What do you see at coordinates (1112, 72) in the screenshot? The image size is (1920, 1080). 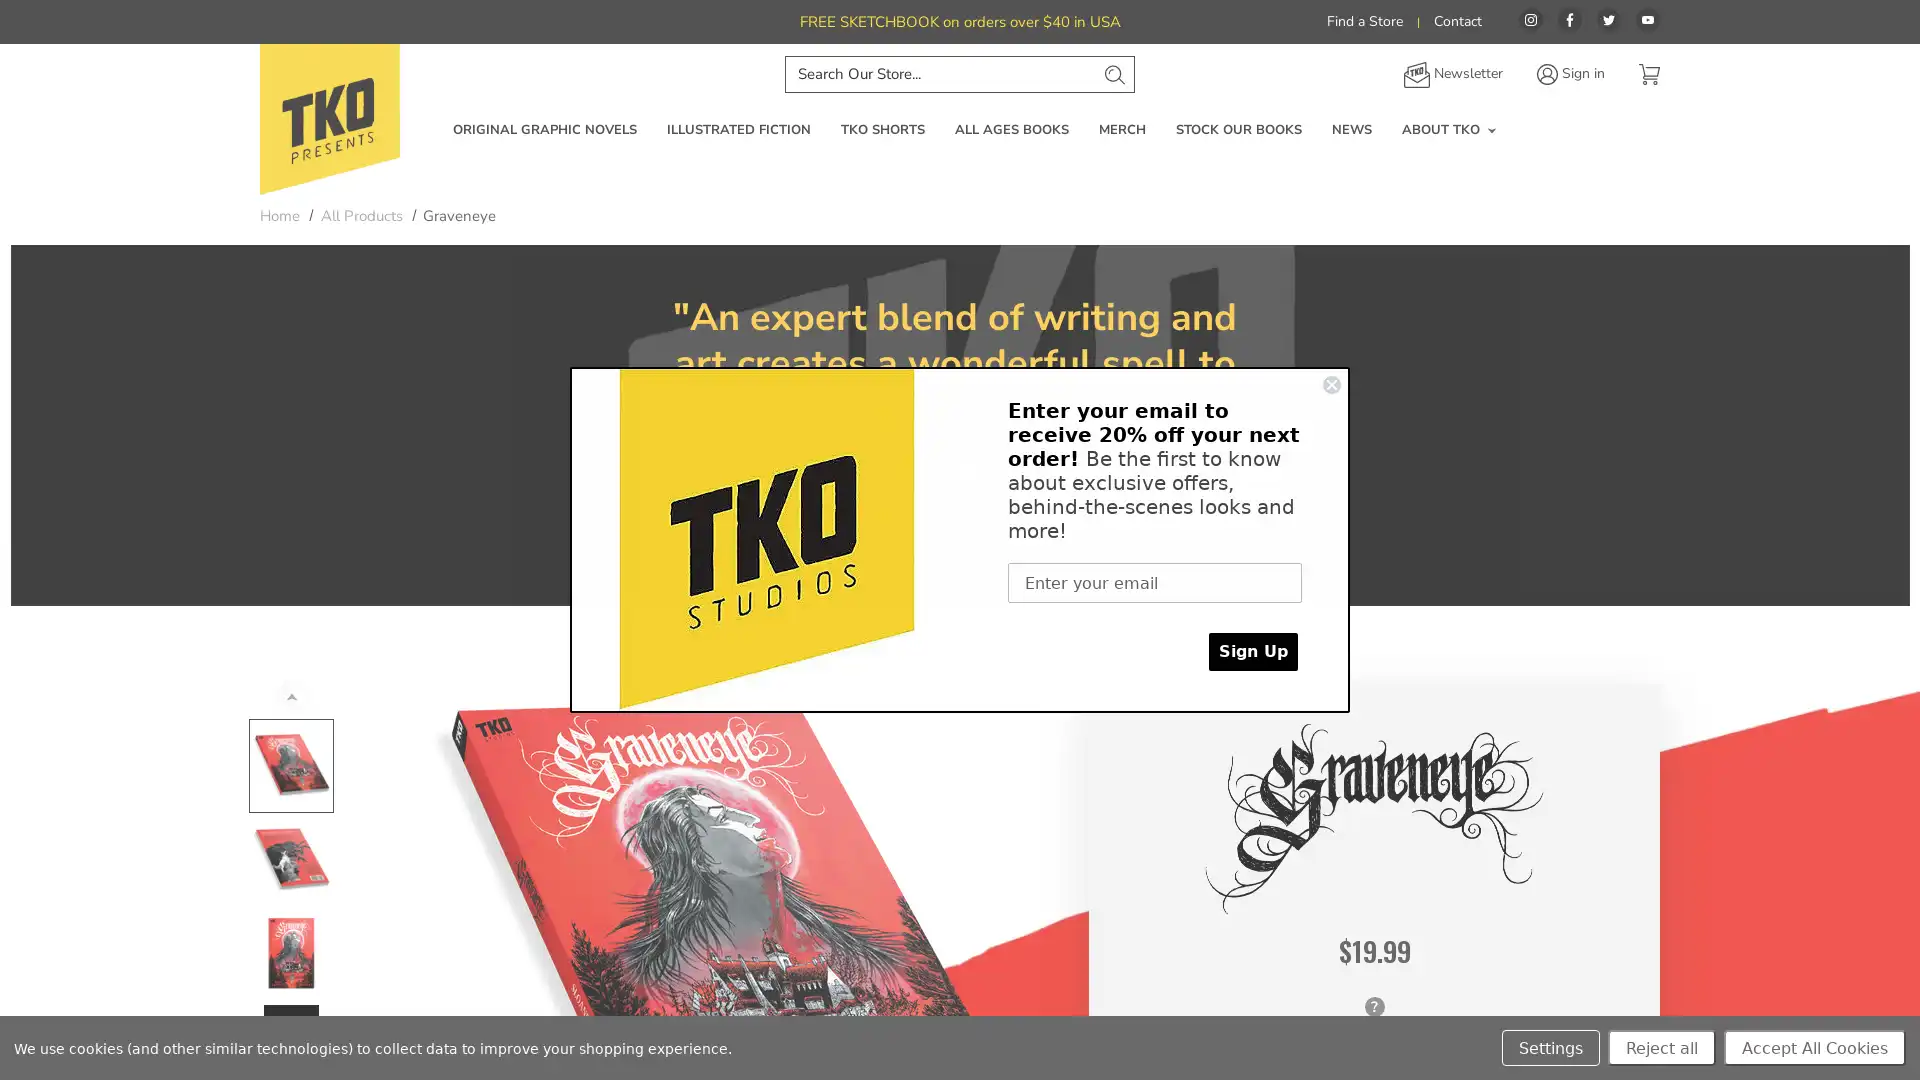 I see `SEARCH OUR STORE...` at bounding box center [1112, 72].